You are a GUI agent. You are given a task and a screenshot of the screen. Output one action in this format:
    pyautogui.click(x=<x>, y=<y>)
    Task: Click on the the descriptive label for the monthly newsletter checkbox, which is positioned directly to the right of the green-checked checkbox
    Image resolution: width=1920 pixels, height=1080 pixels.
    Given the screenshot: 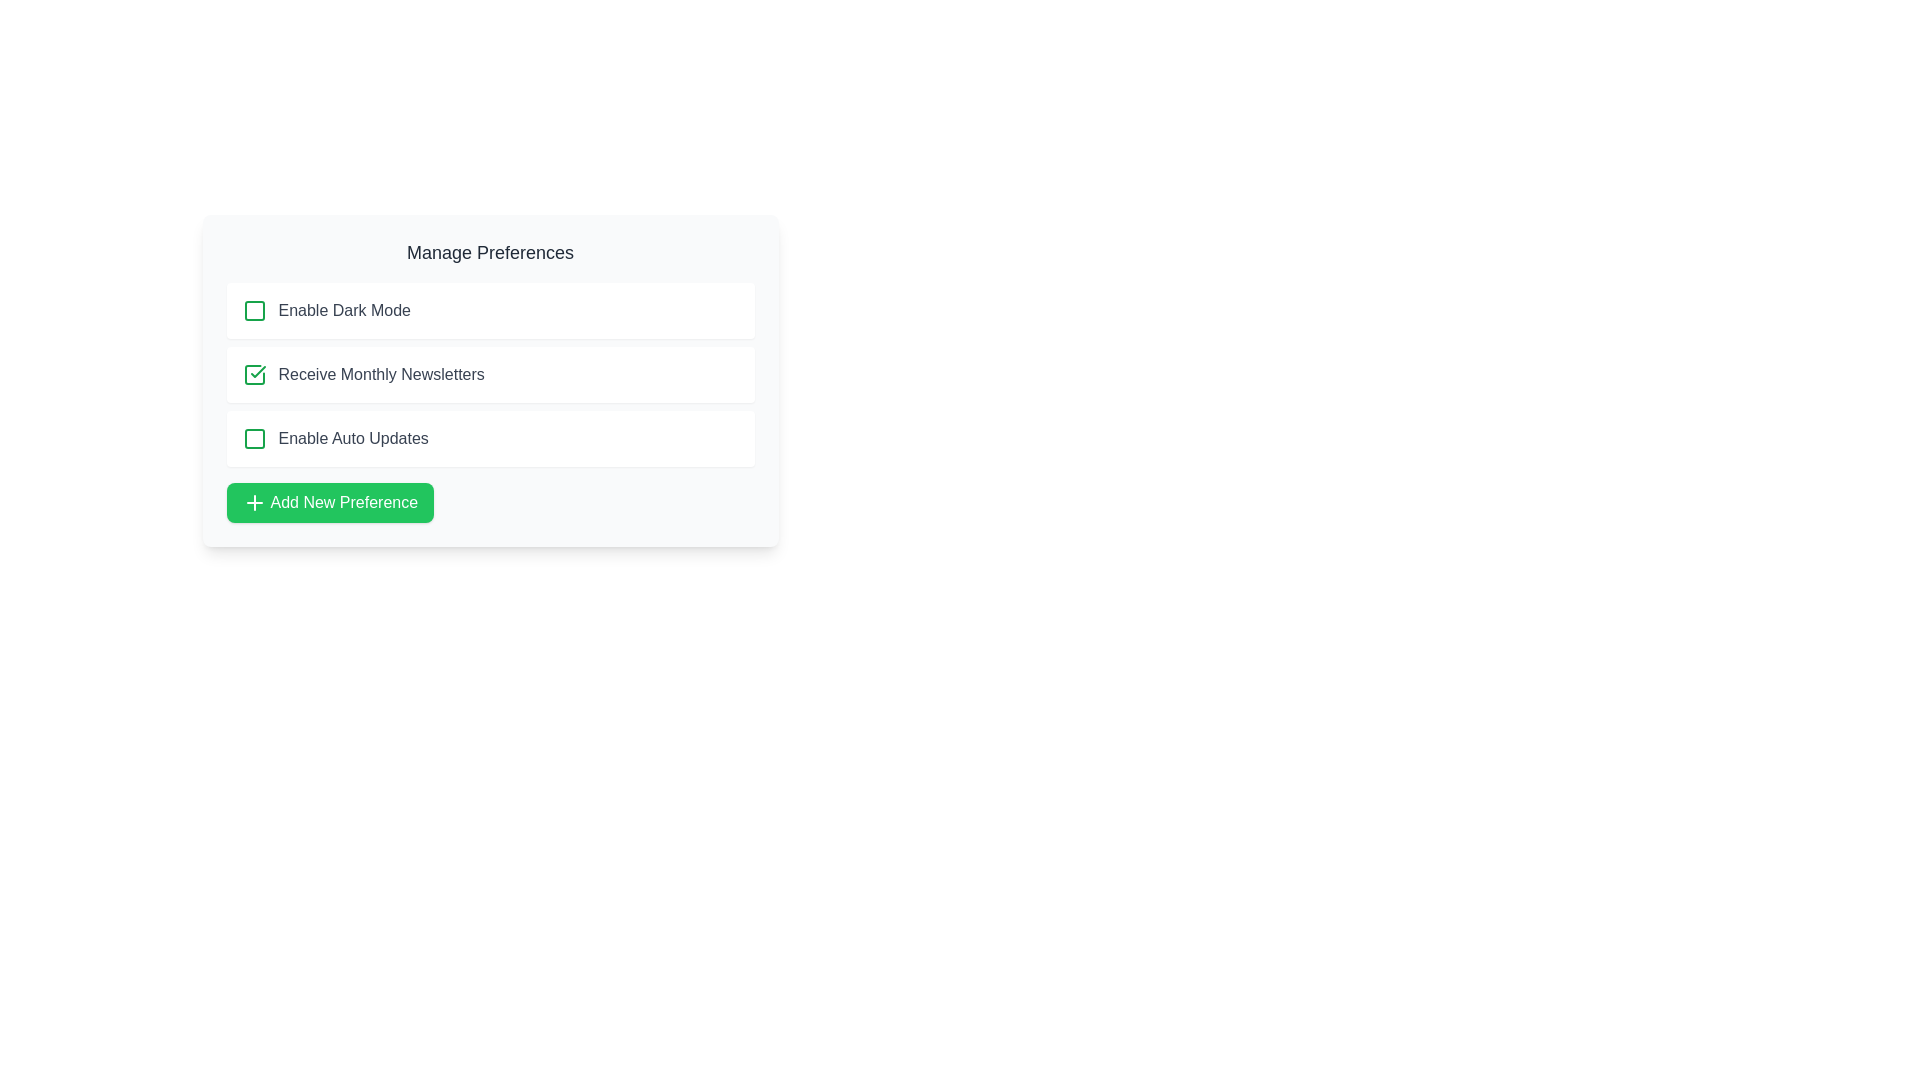 What is the action you would take?
    pyautogui.click(x=381, y=374)
    